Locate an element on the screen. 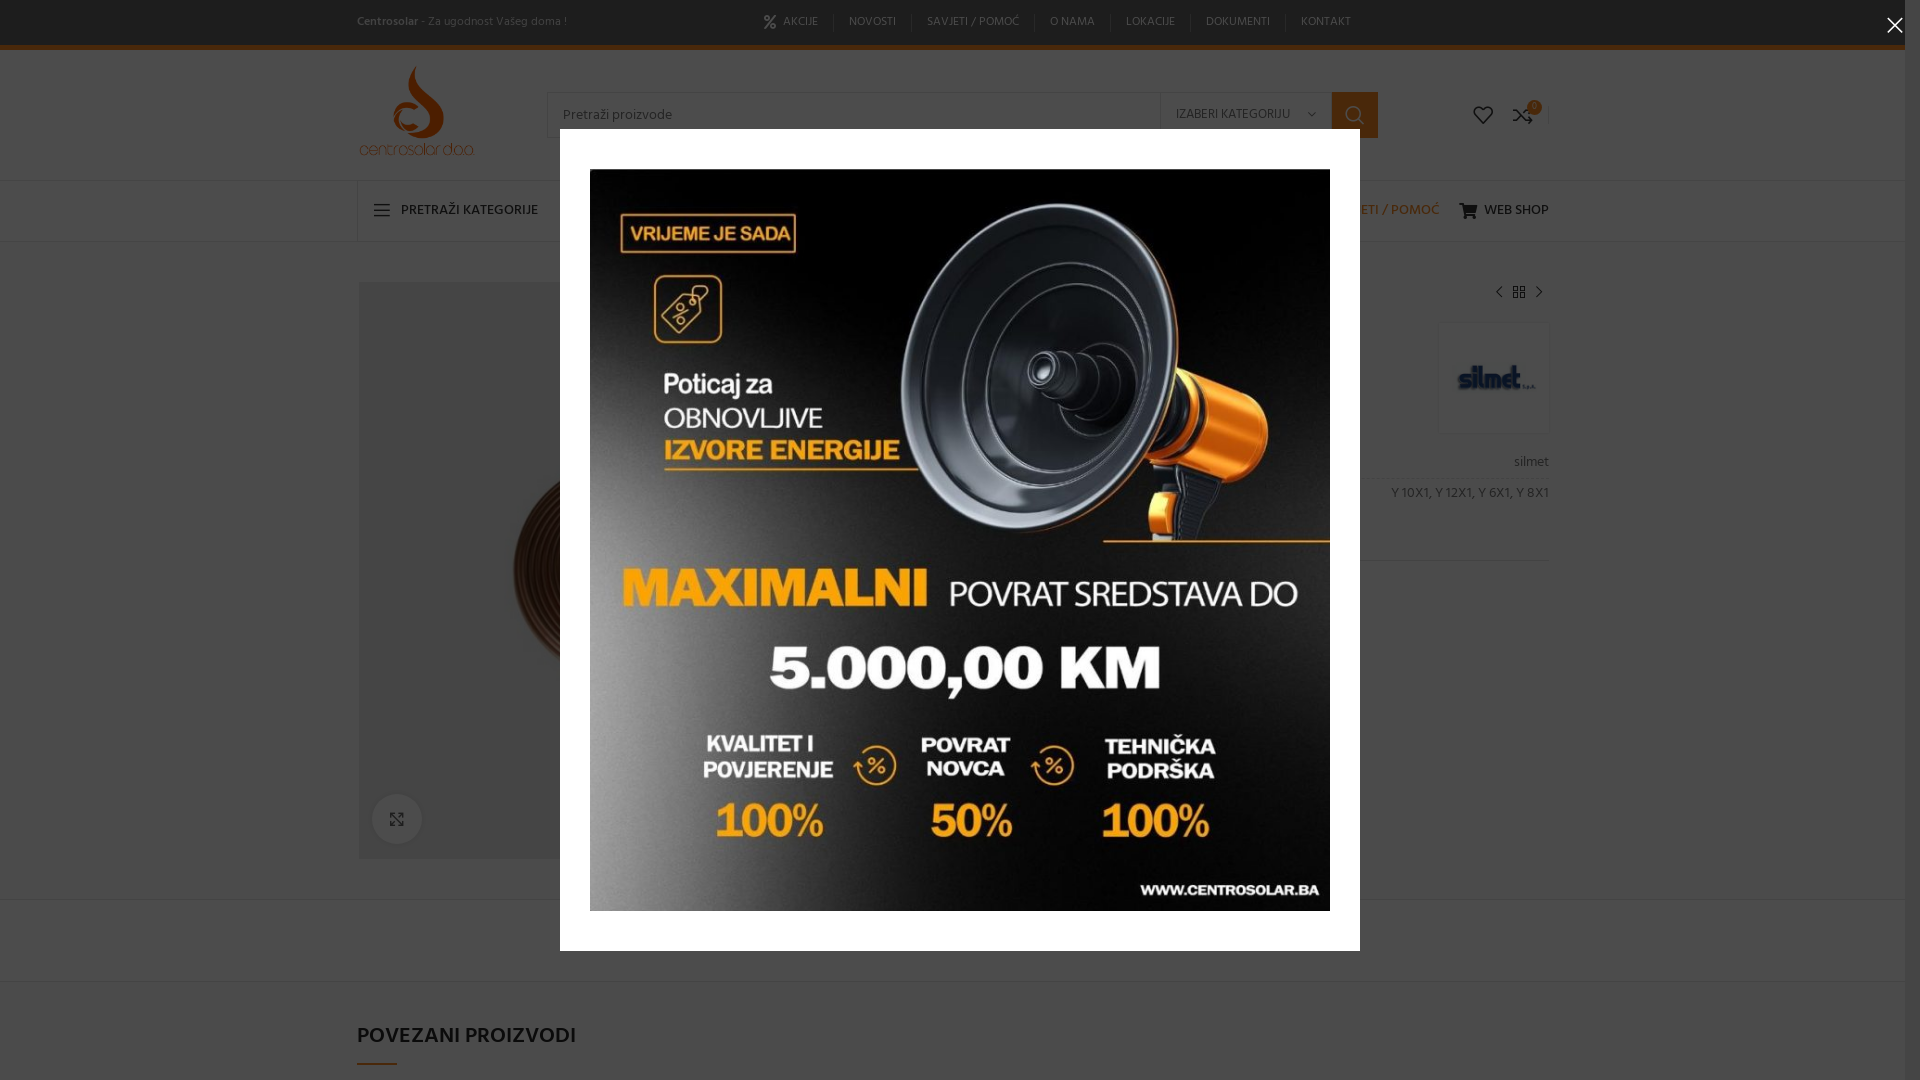  'WEB SHOP' is located at coordinates (1502, 211).